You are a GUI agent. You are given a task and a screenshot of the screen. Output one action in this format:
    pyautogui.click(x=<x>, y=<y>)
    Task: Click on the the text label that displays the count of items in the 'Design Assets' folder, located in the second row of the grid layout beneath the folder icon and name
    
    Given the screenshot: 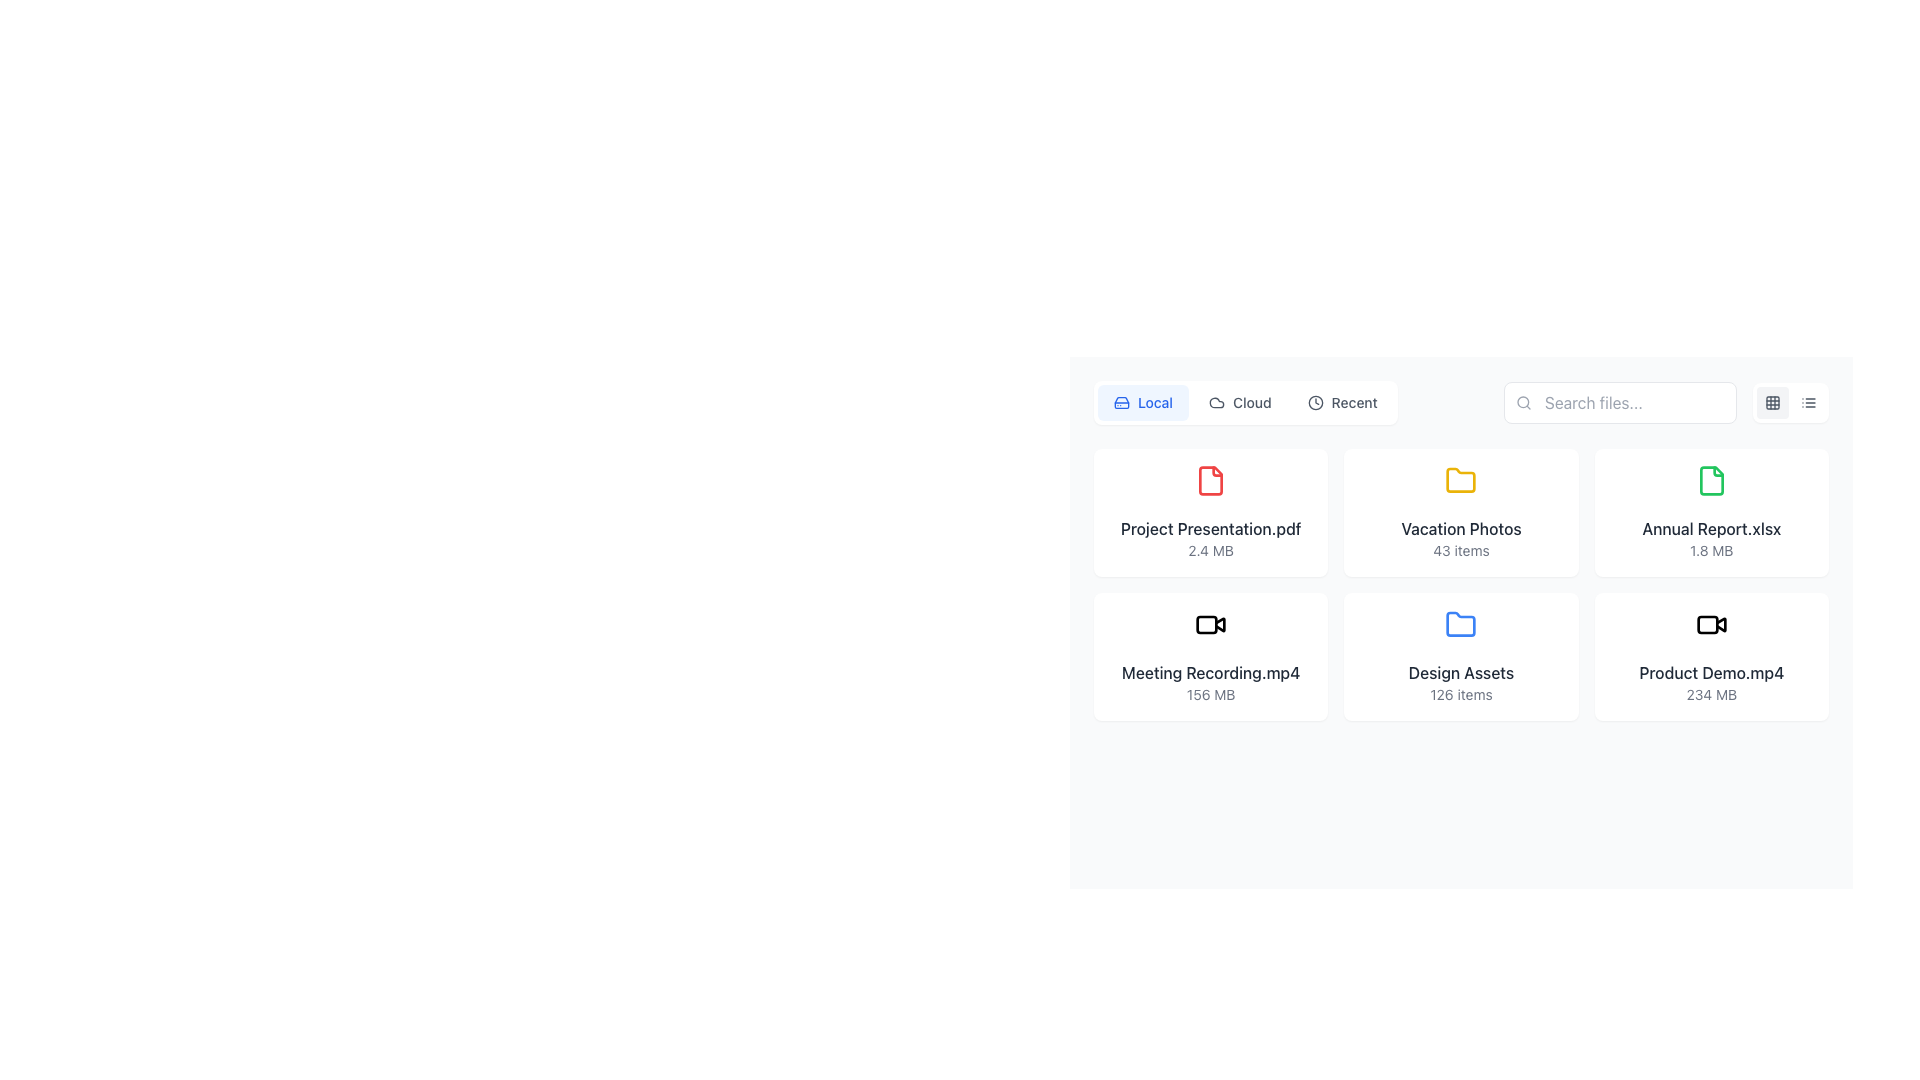 What is the action you would take?
    pyautogui.click(x=1461, y=693)
    